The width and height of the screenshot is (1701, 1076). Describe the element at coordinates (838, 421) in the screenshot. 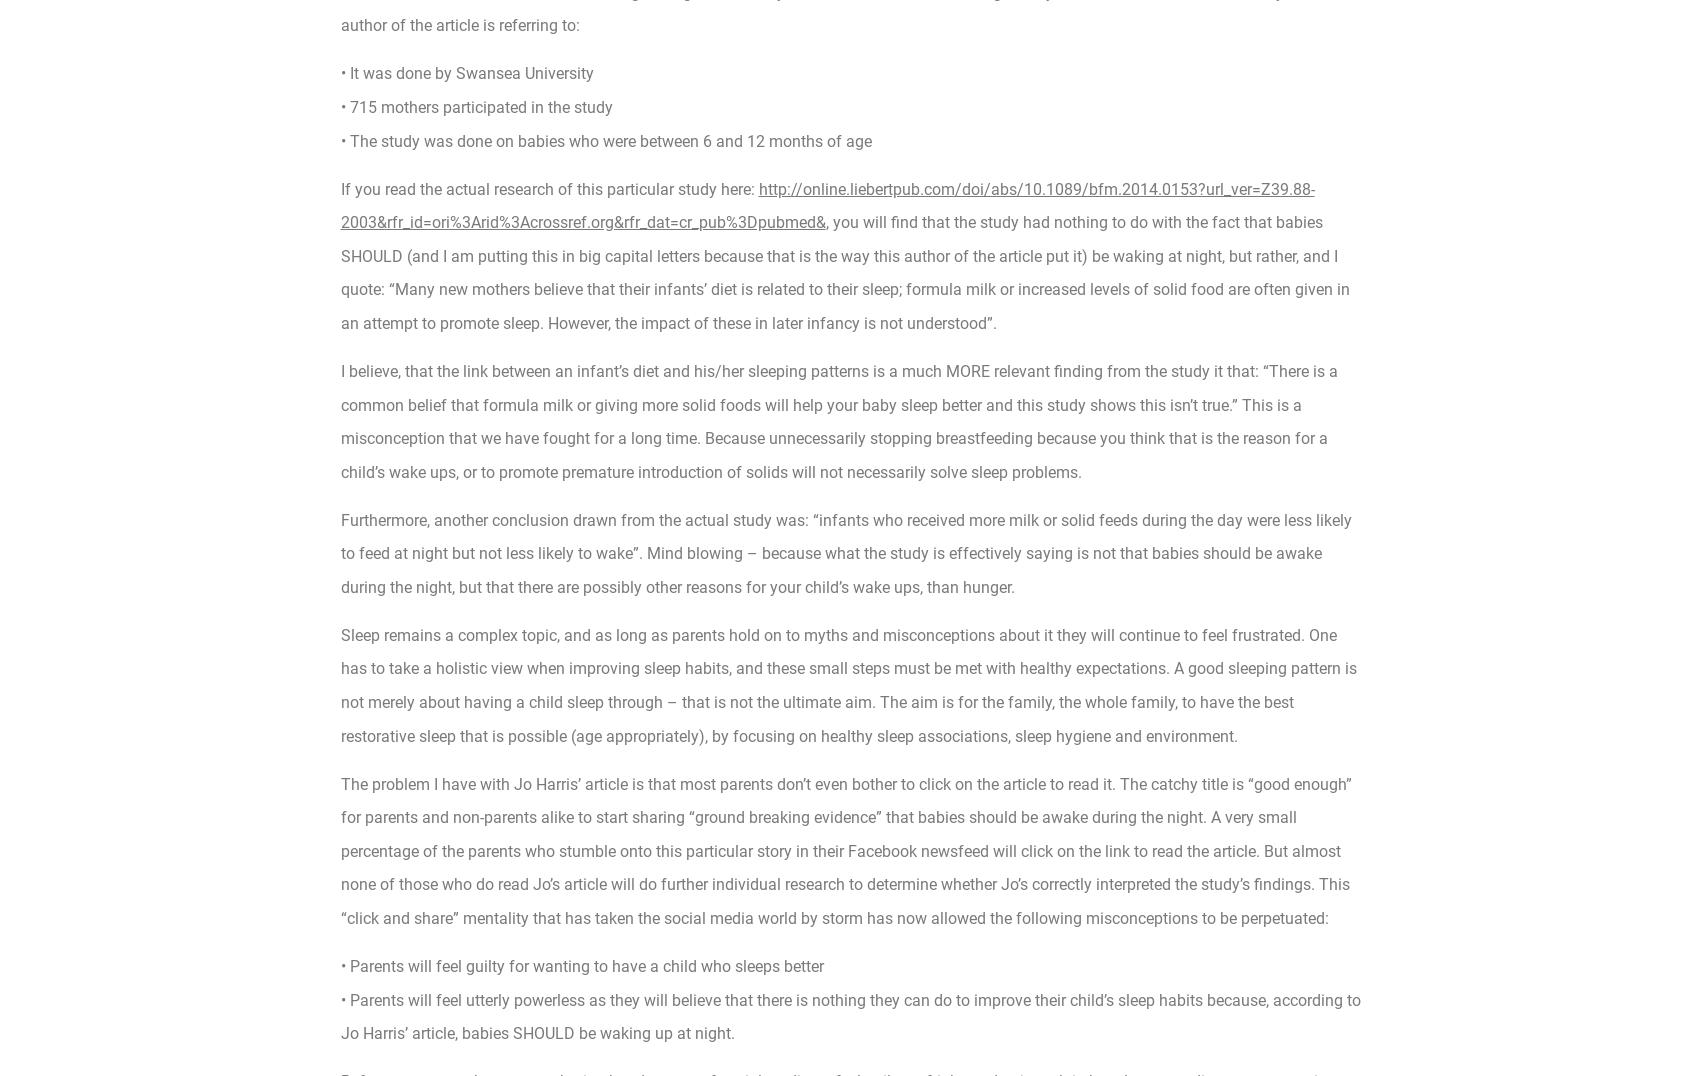

I see `'I believe, that the link between an infant’s diet and his/her sleeping patterns is a much MORE relevant finding from the study it that: “There is a common belief that formula milk or giving more solid foods will help your baby sleep better and this study shows this isn’t true.” This is a misconception that we have fought for a long time. Because unnecessarily stopping breastfeeding because you think that is the reason for a child’s wake ups, or to promote premature introduction of solids will not necessarily solve sleep problems.'` at that location.